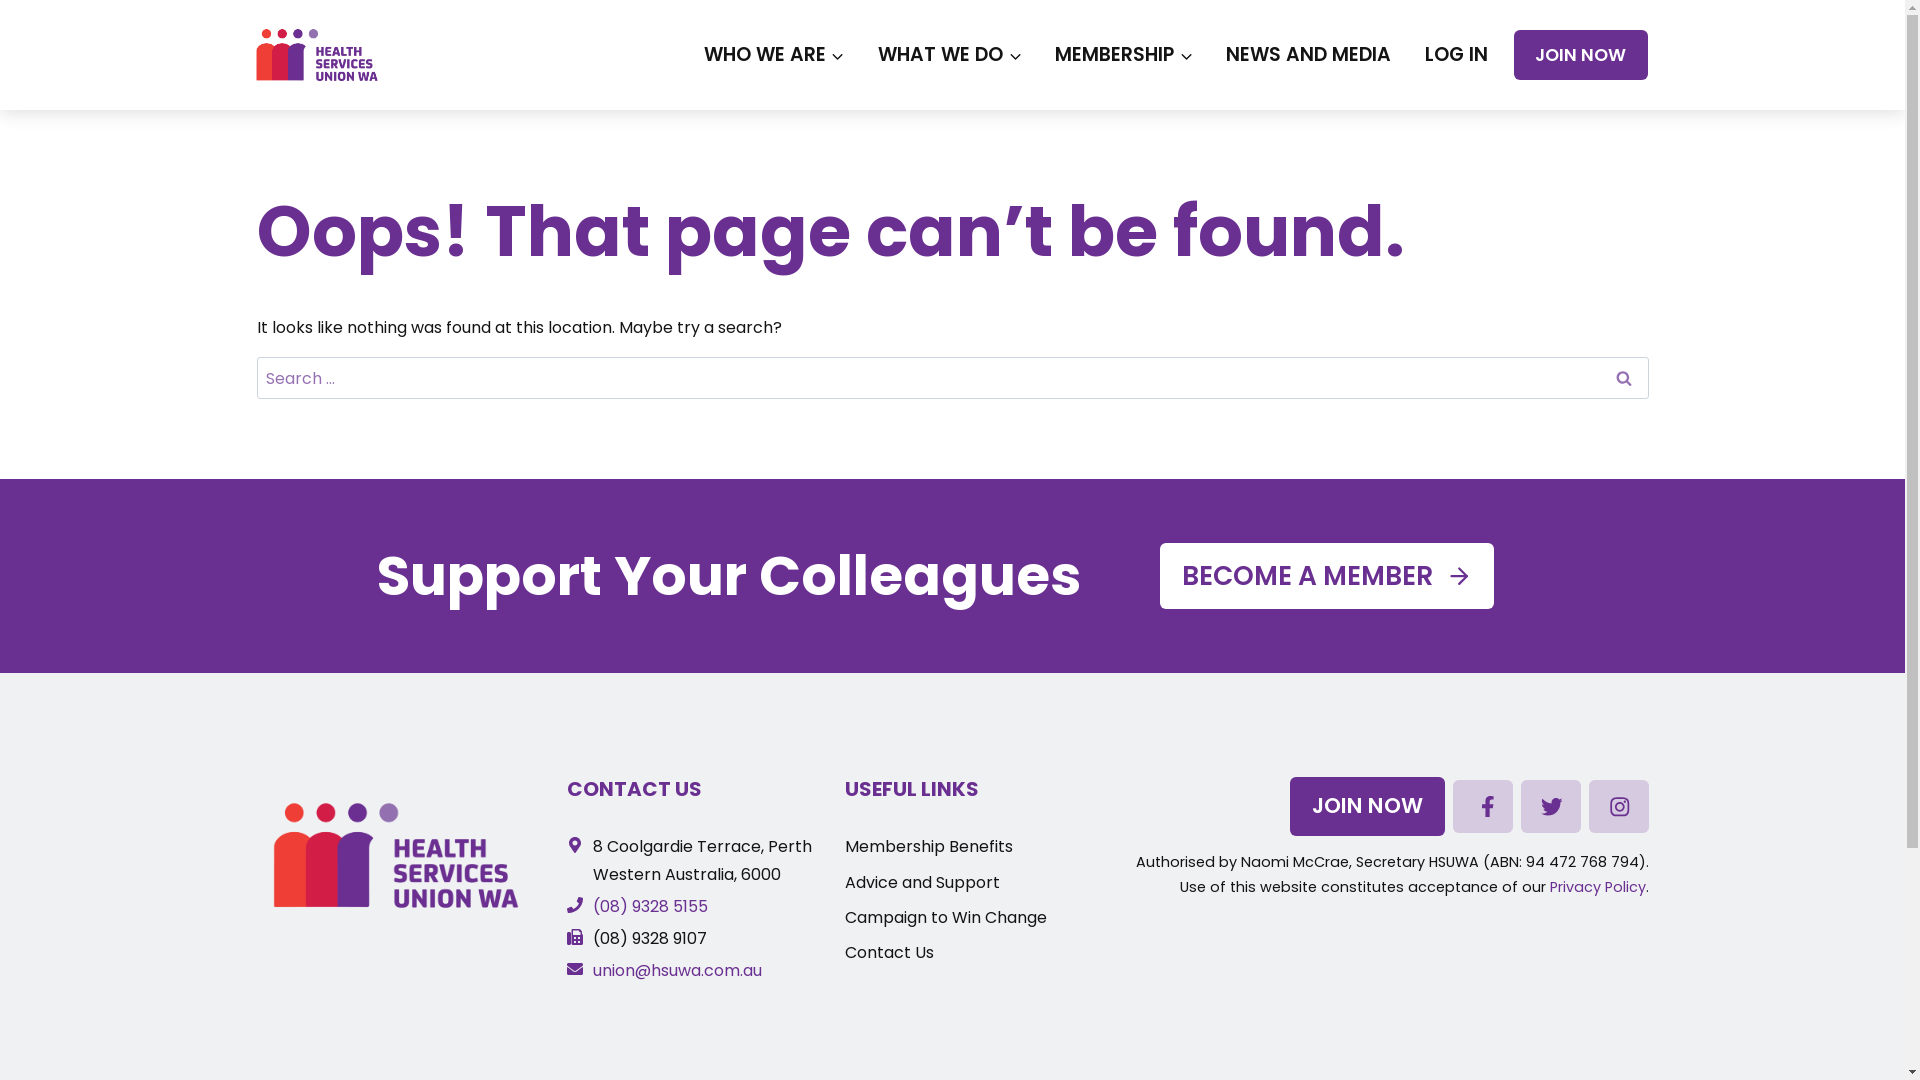  Describe the element at coordinates (686, 53) in the screenshot. I see `'WHO WE ARE'` at that location.